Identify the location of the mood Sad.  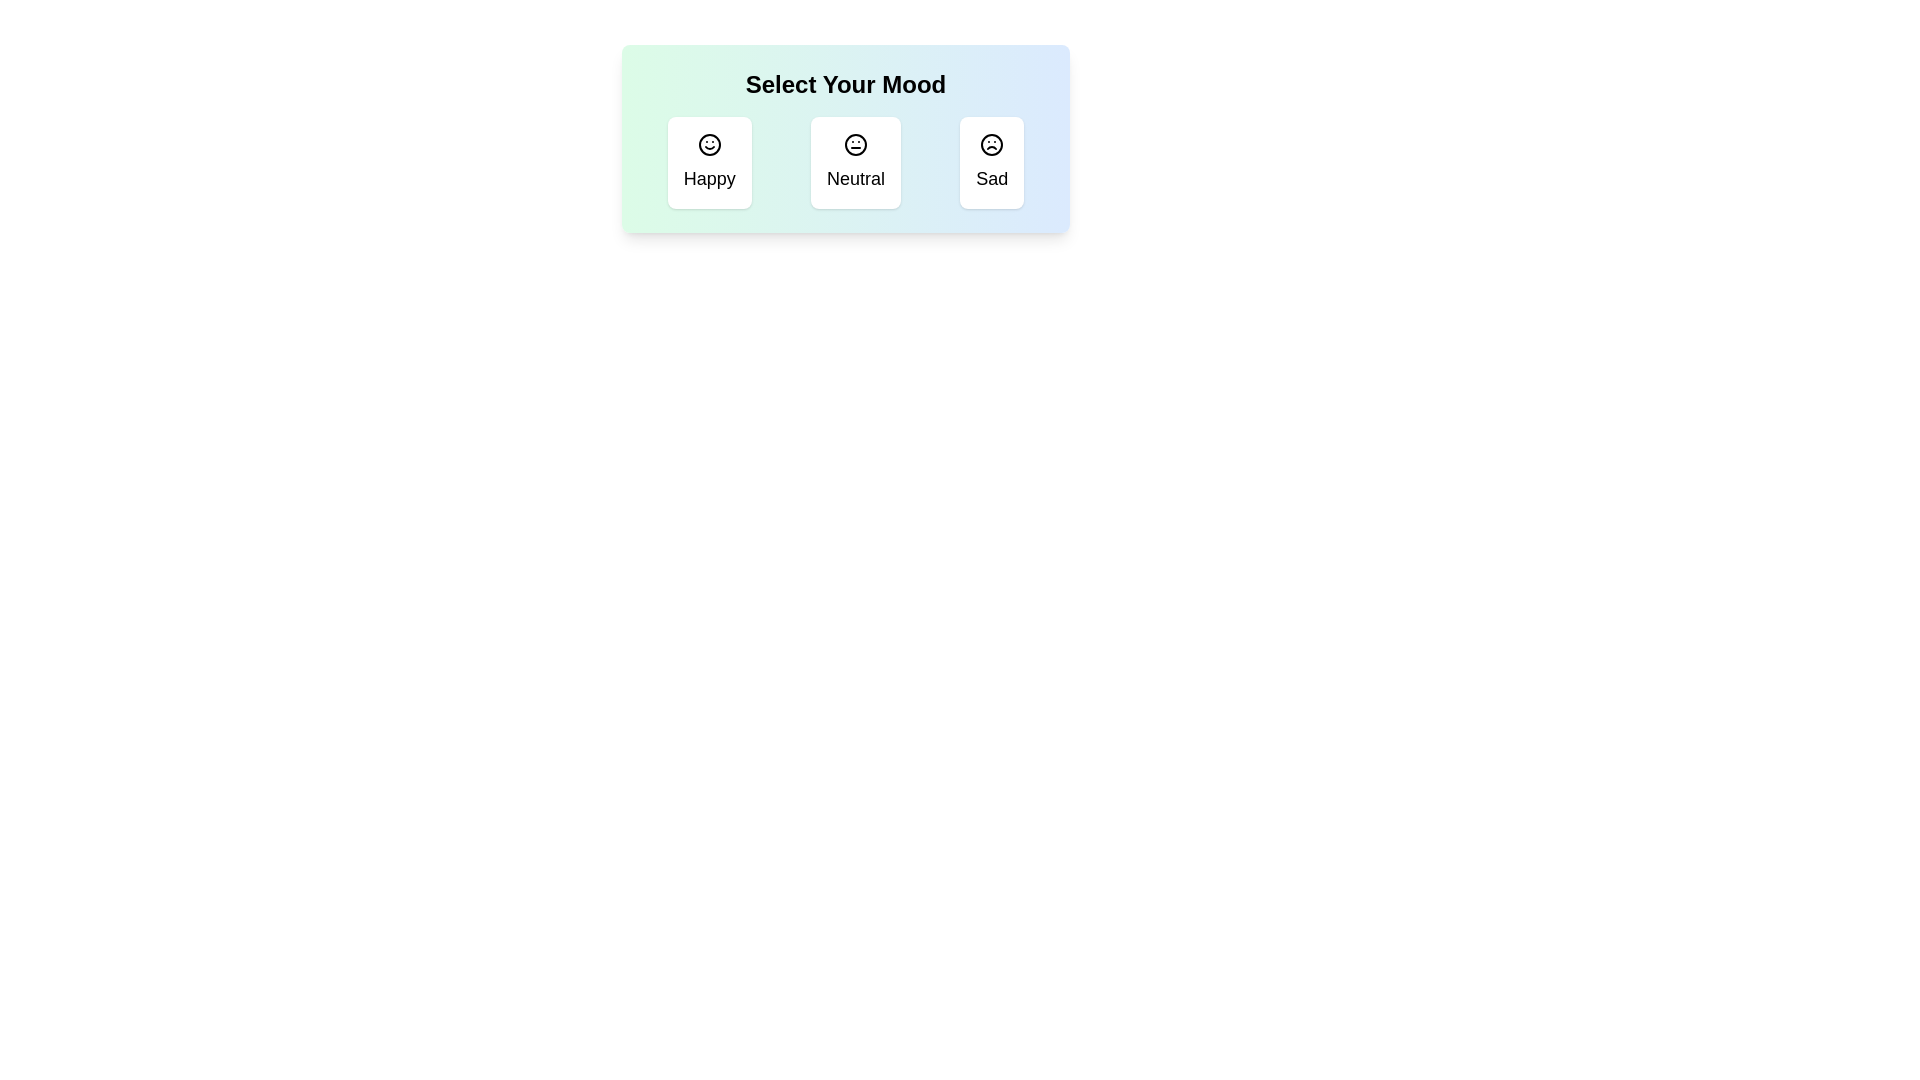
(992, 161).